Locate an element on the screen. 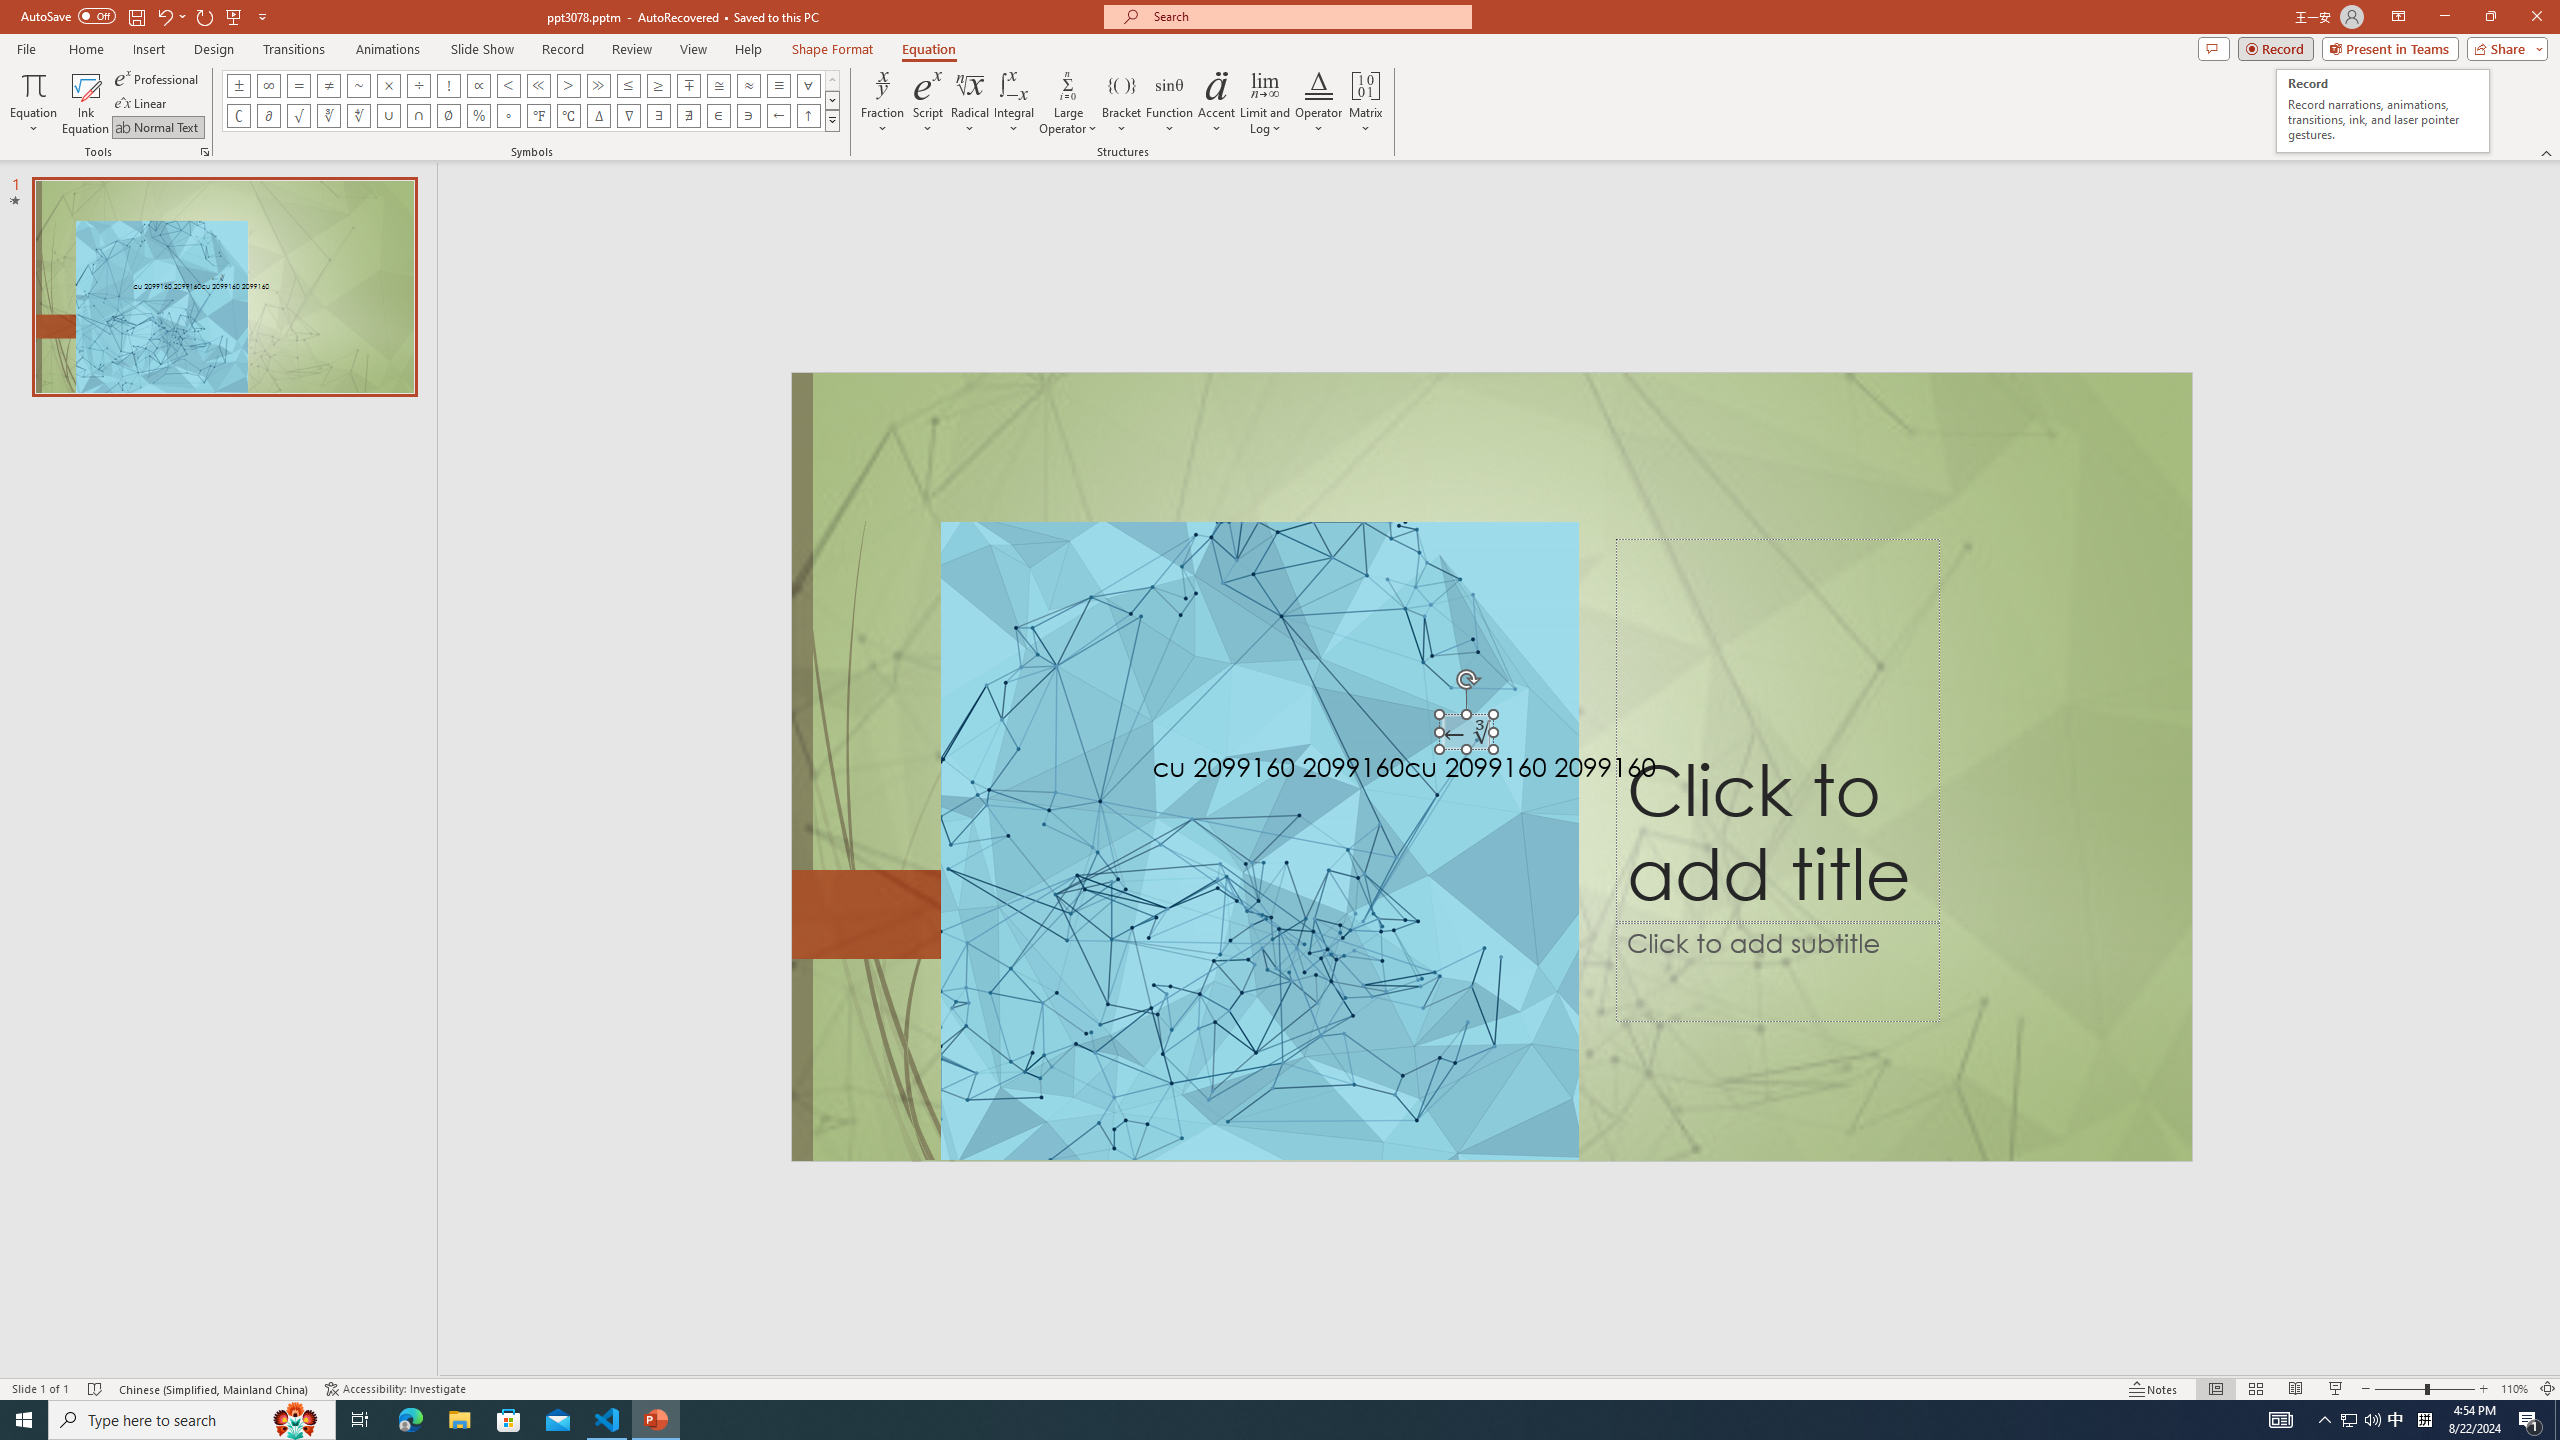  'Equation Symbol Not Equal To' is located at coordinates (327, 84).